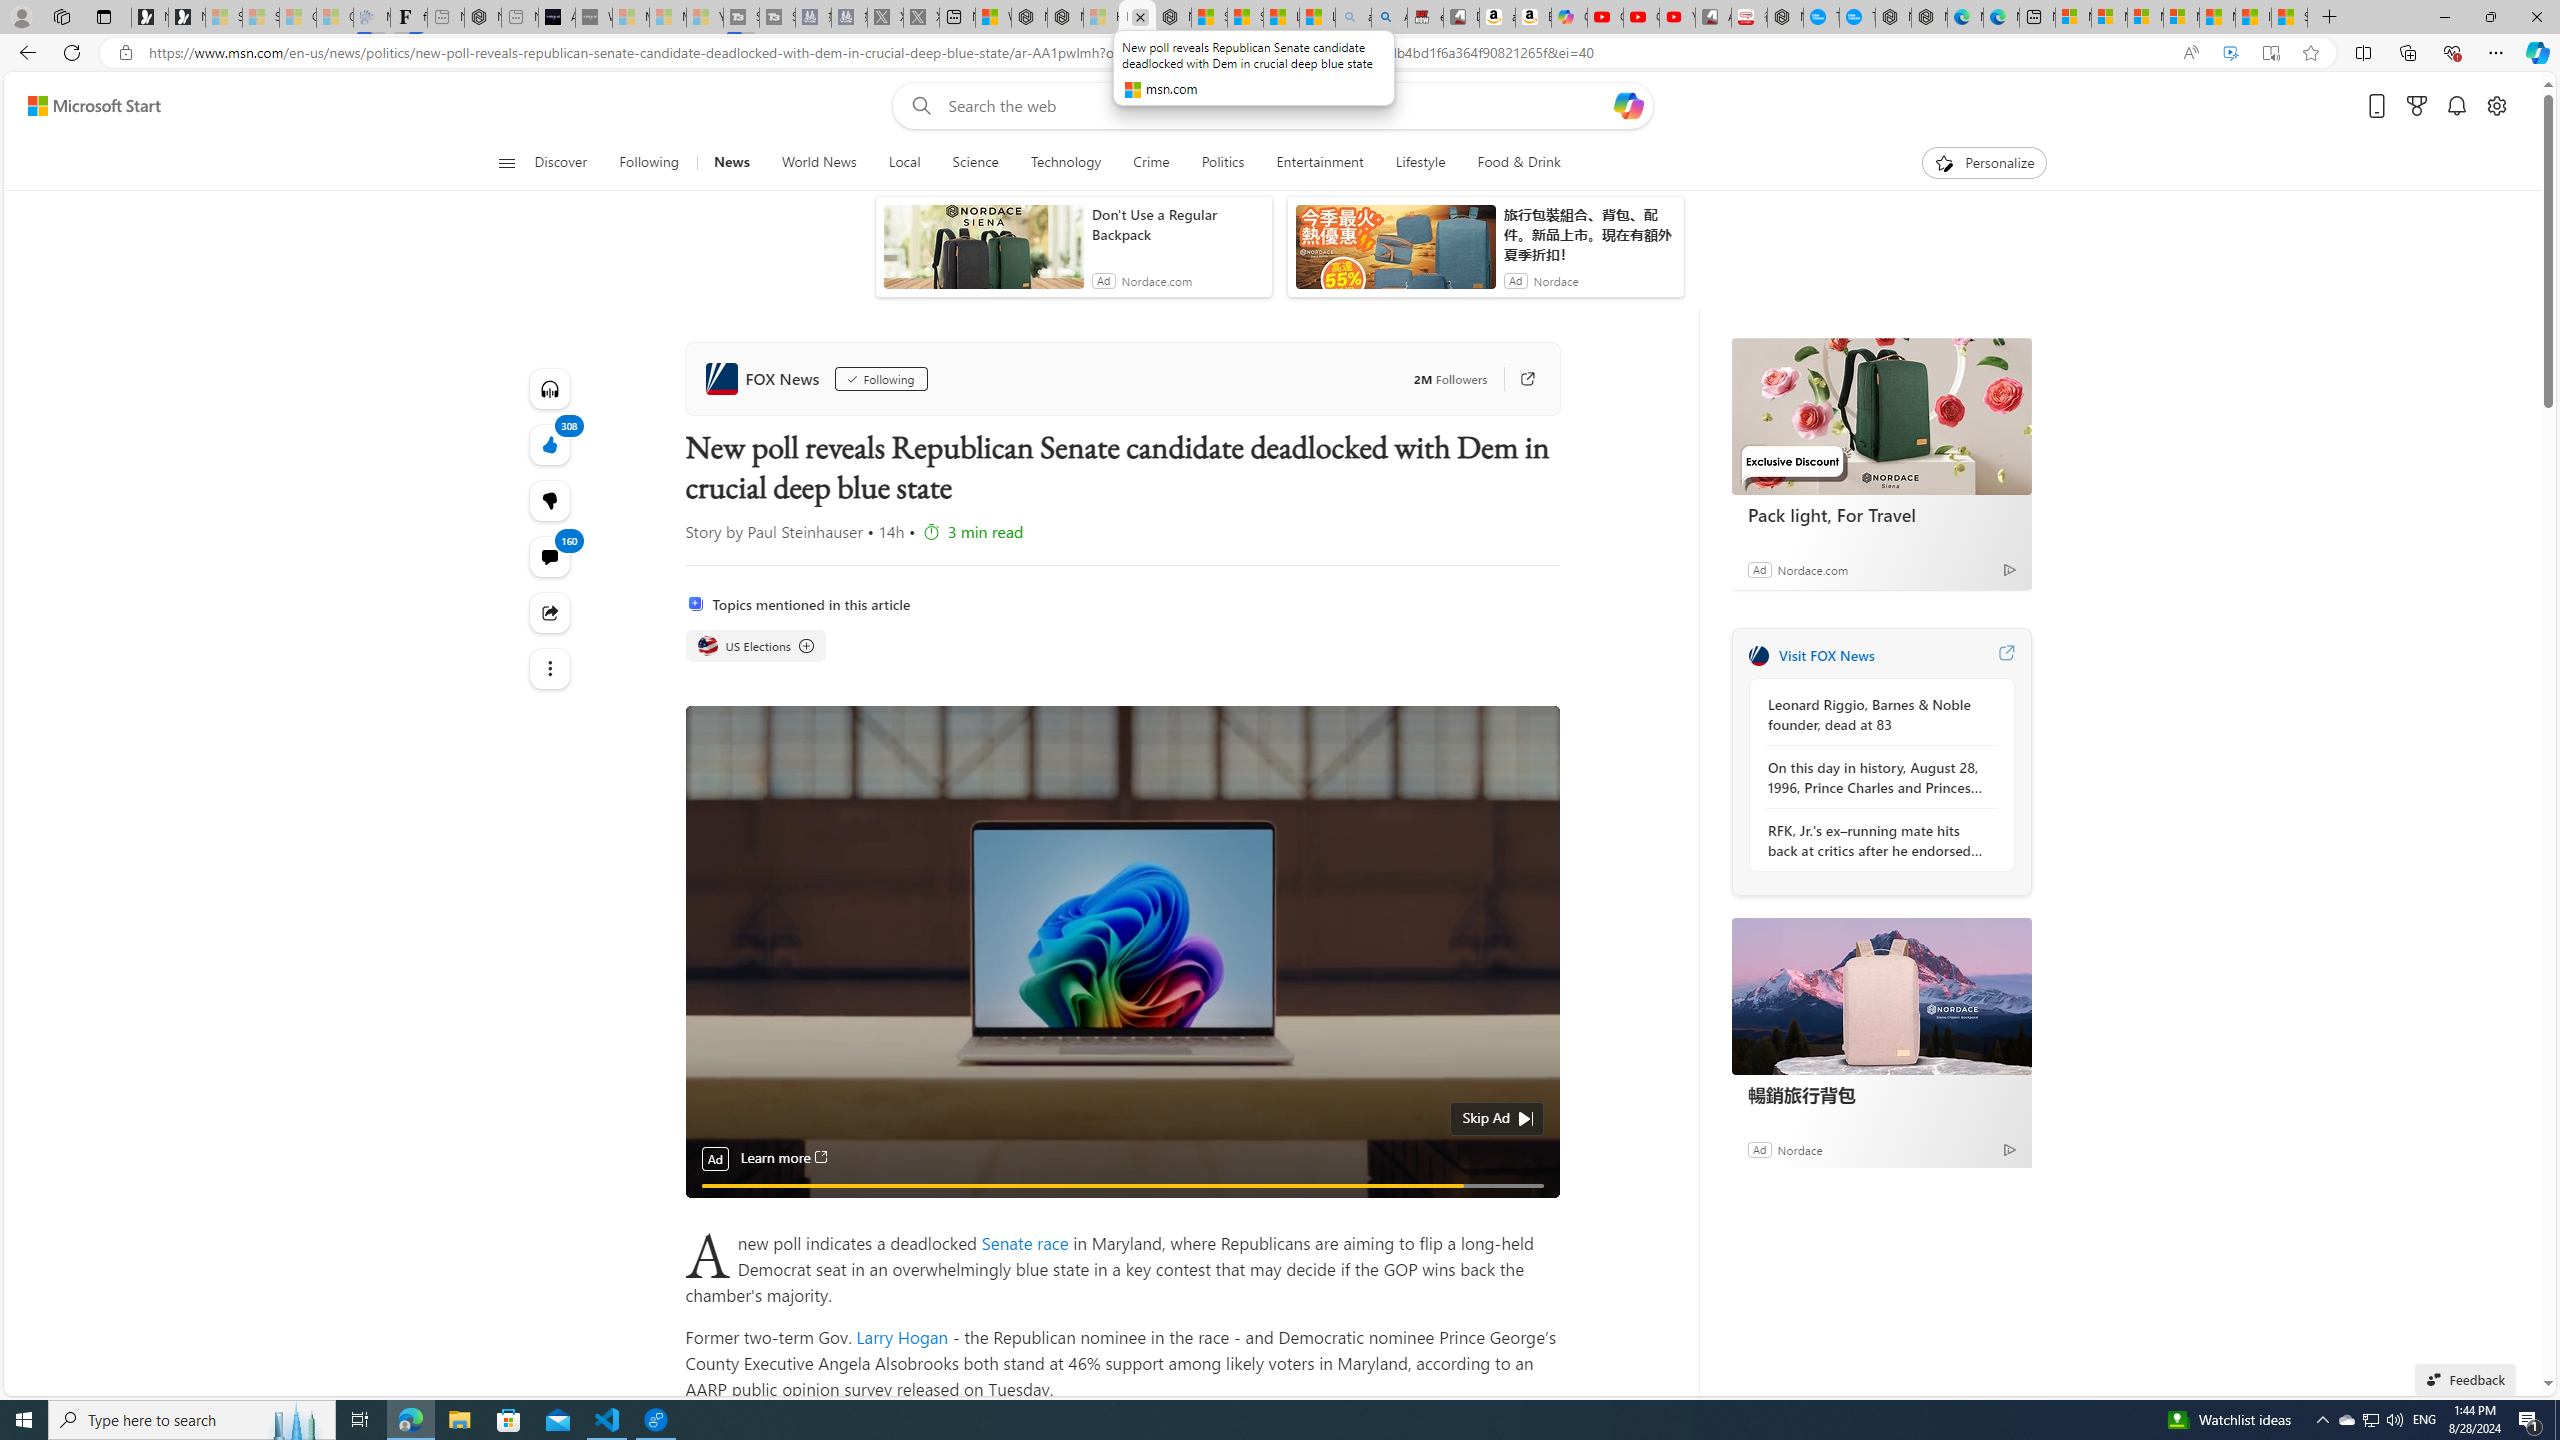 The width and height of the screenshot is (2560, 1440). What do you see at coordinates (974, 162) in the screenshot?
I see `'Science'` at bounding box center [974, 162].